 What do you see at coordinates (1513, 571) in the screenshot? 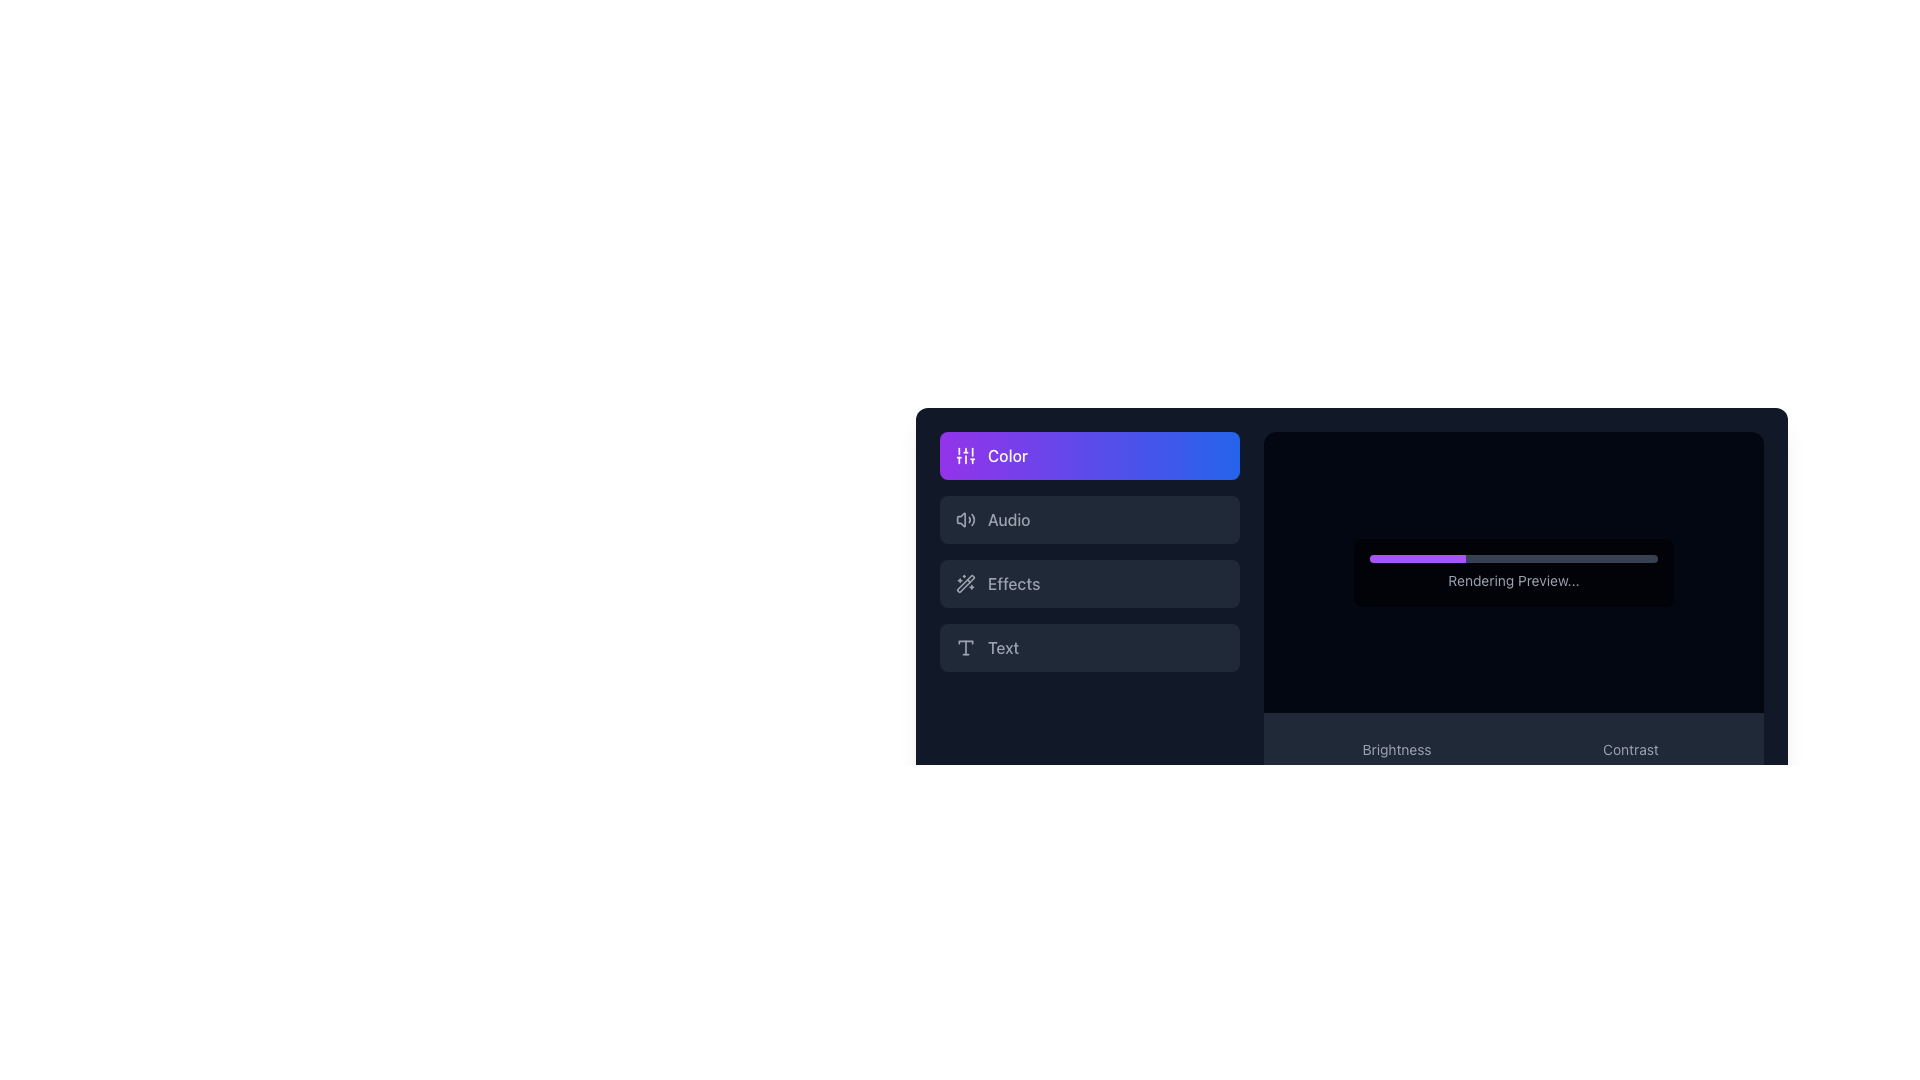
I see `the Progress Panel displaying 'Rendering Preview...' to provide user feedback on the task progress` at bounding box center [1513, 571].